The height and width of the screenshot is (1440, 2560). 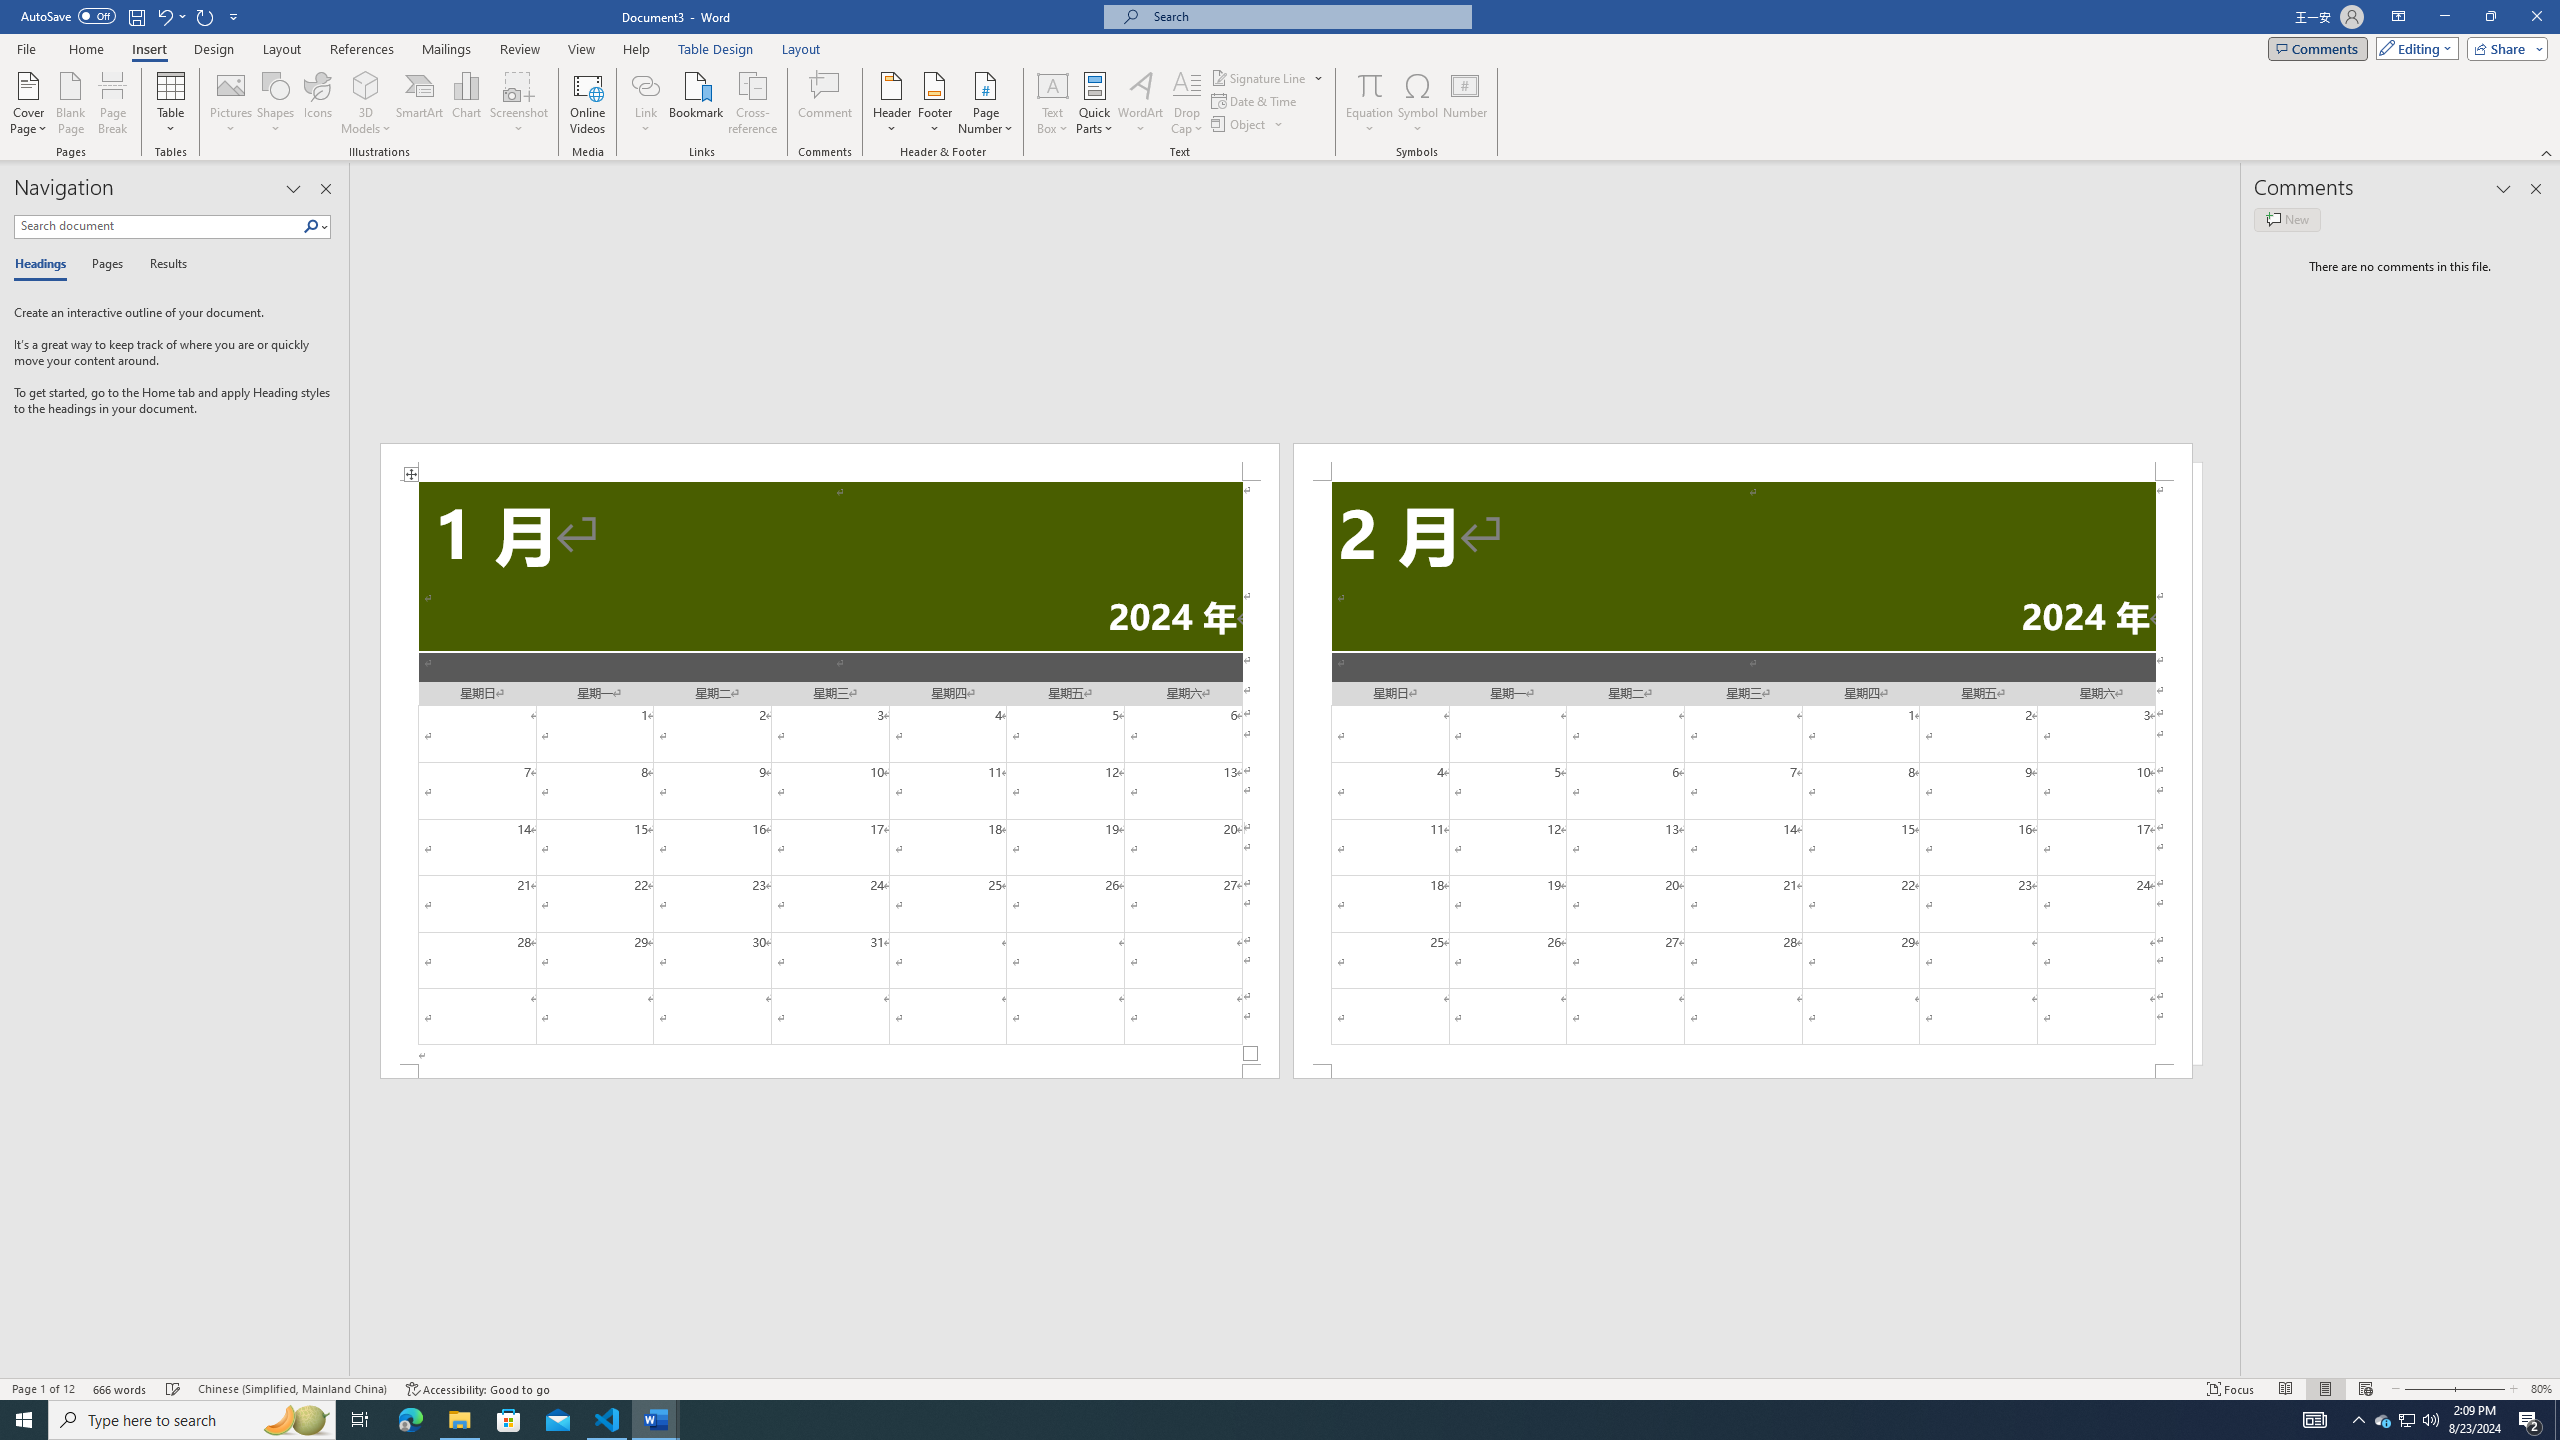 I want to click on 'Number...', so click(x=1464, y=103).